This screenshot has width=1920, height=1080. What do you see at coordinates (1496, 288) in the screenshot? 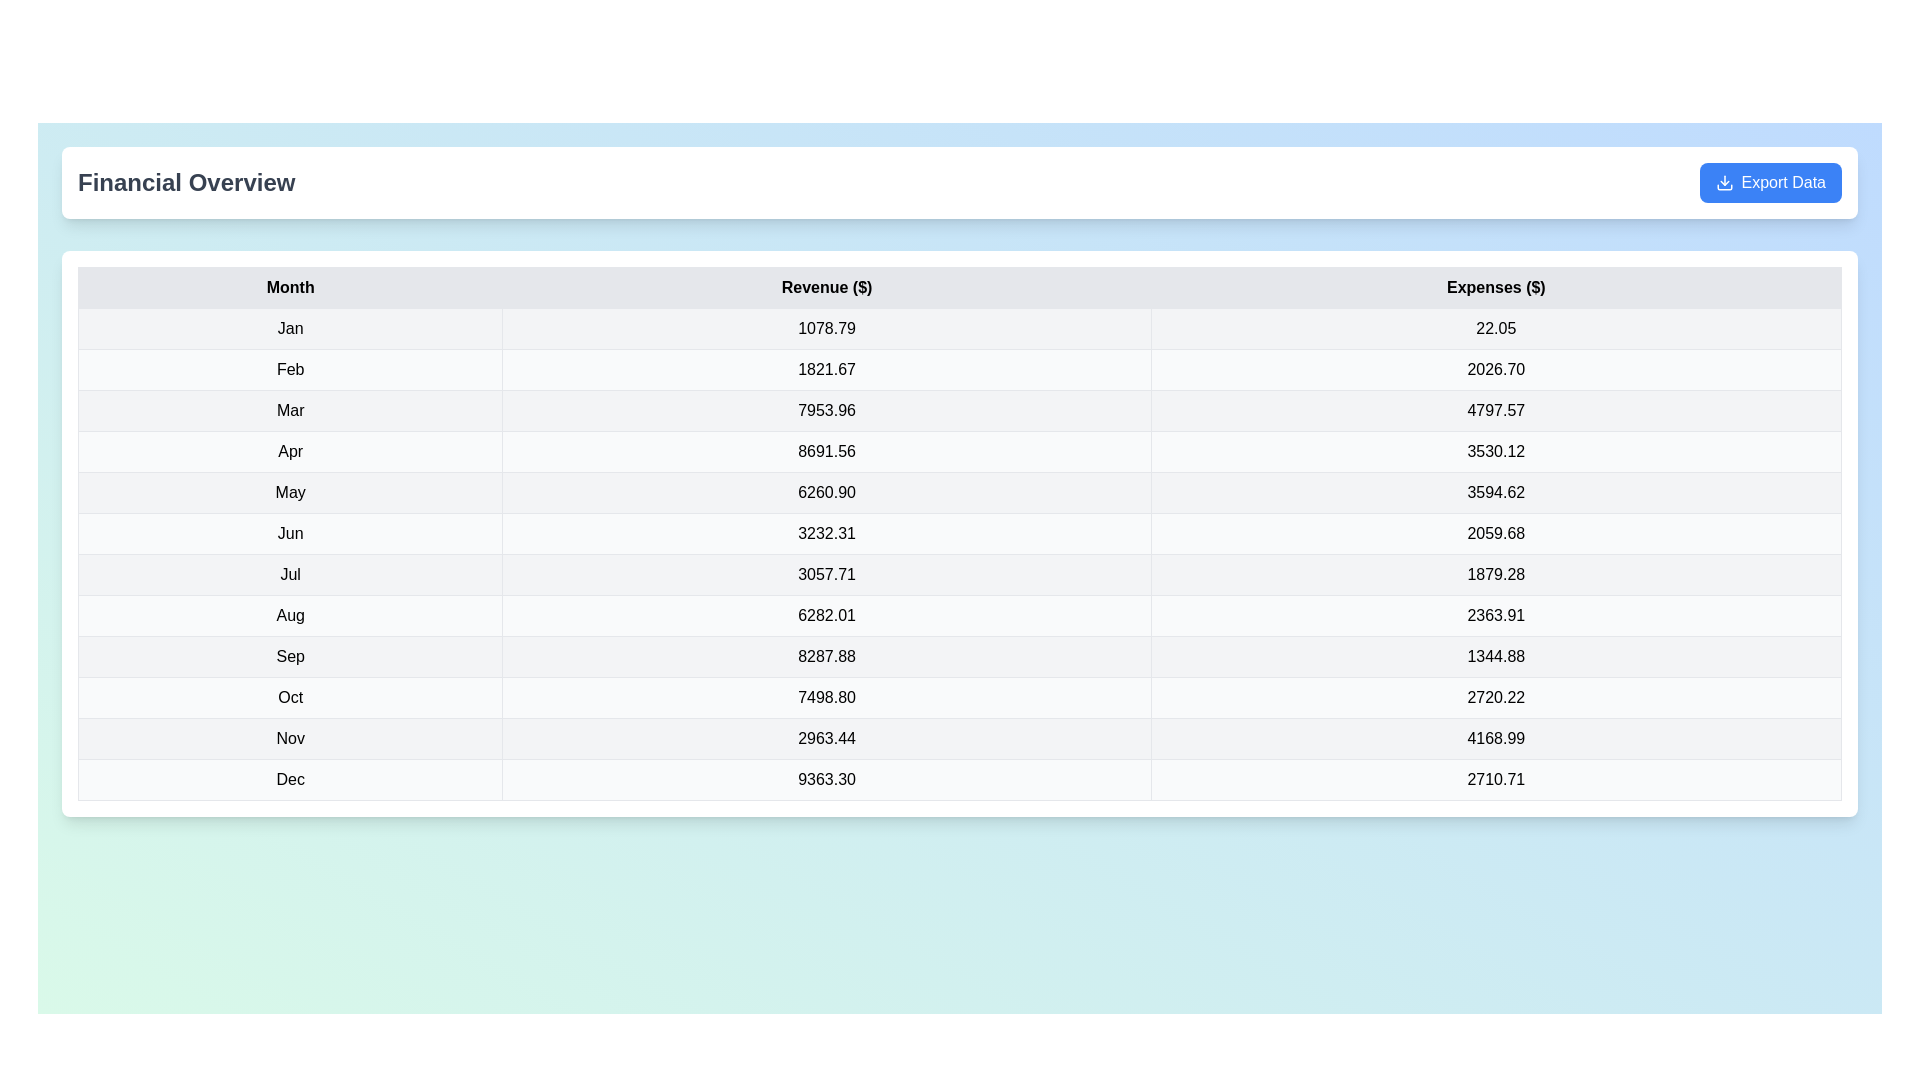
I see `the column header labeled 'Expenses ($)' to sort the table by that column` at bounding box center [1496, 288].